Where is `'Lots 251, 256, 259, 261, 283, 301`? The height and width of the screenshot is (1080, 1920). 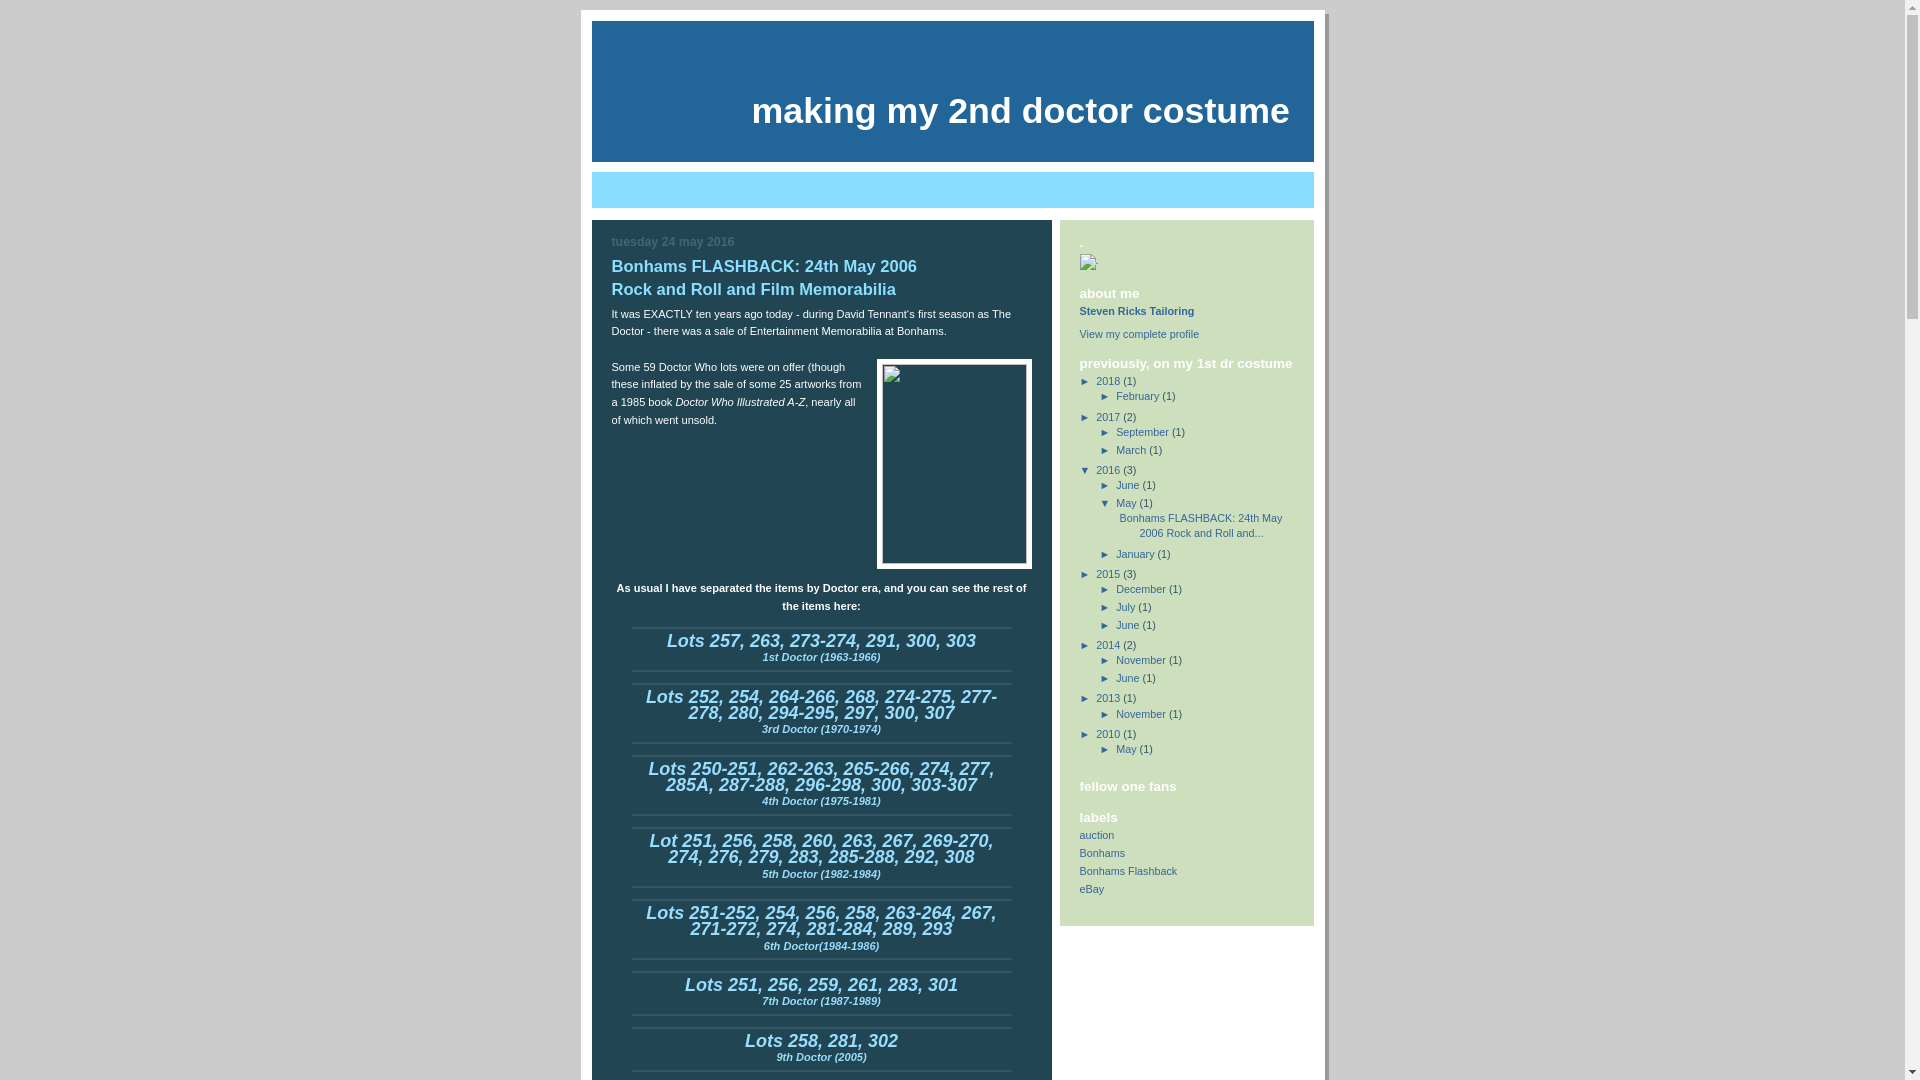 'Lots 251, 256, 259, 261, 283, 301 is located at coordinates (685, 994).